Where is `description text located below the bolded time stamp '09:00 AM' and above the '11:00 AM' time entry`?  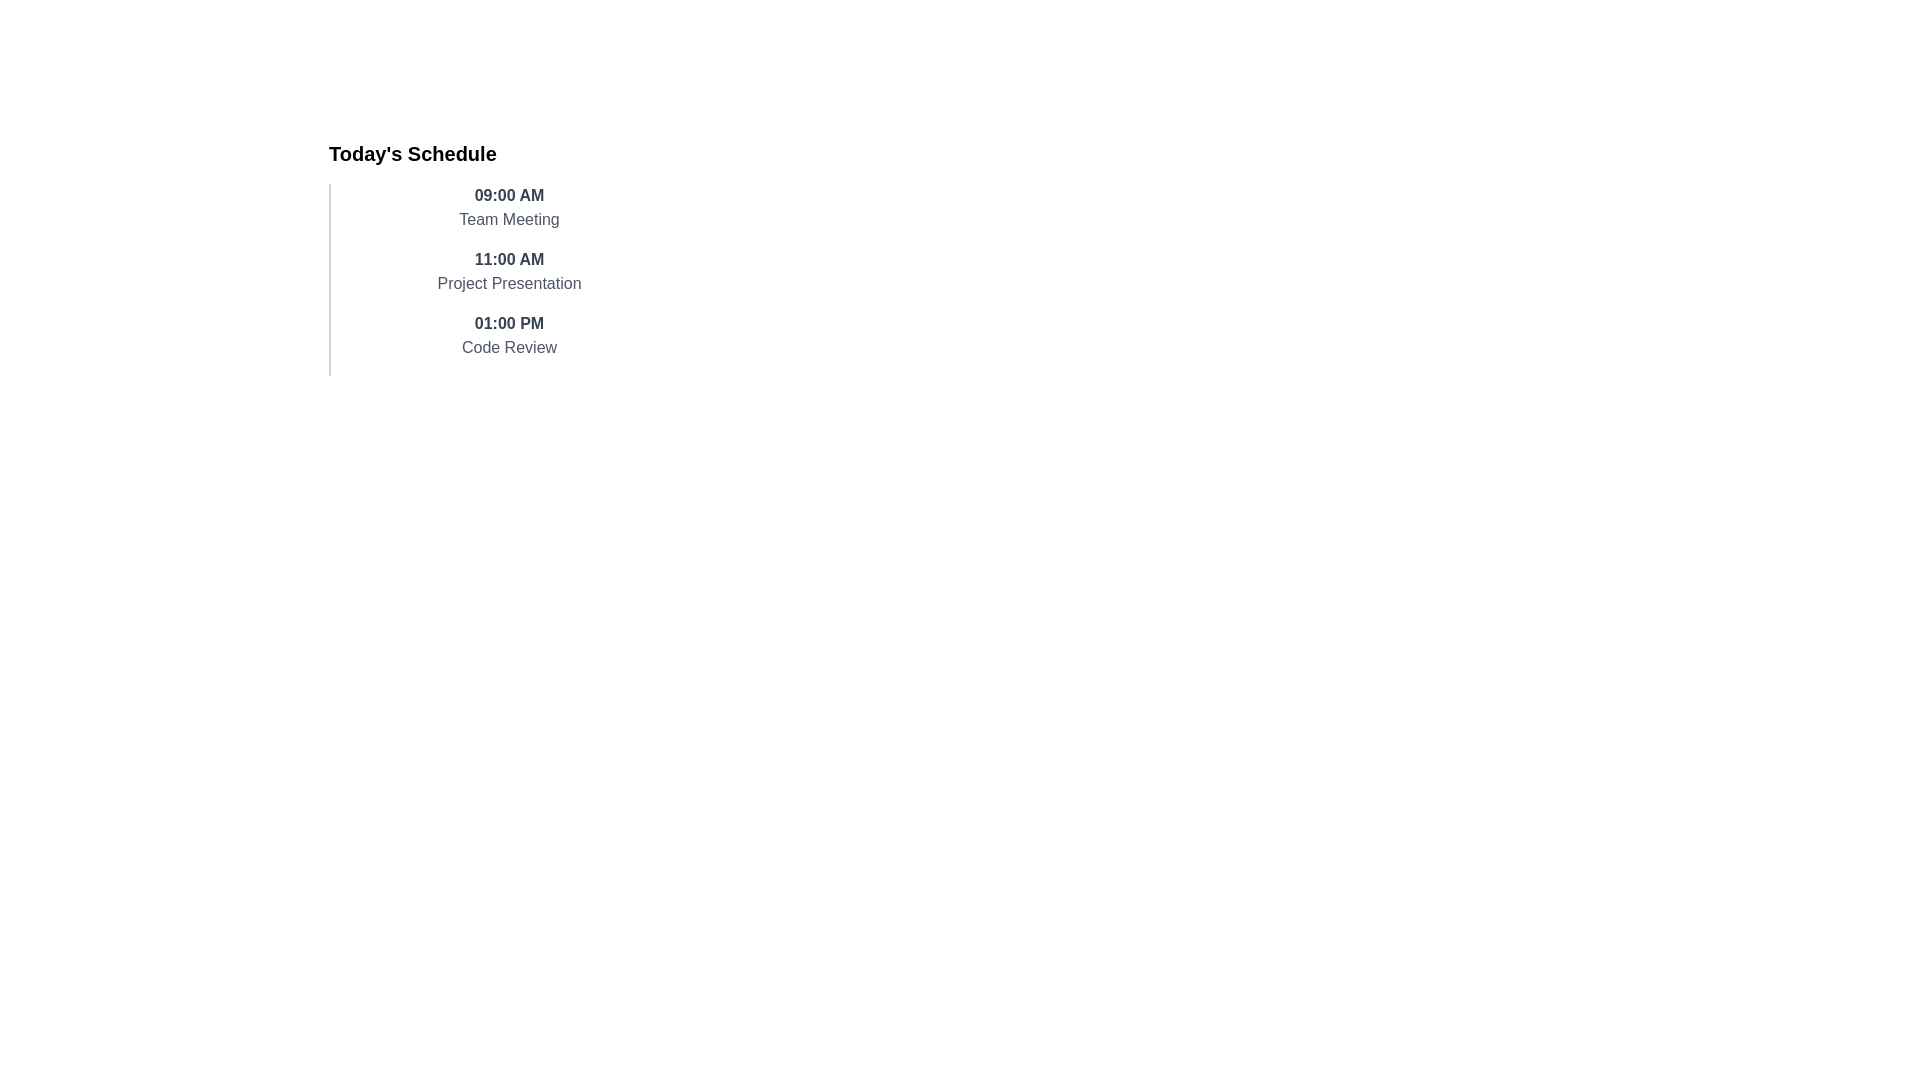 description text located below the bolded time stamp '09:00 AM' and above the '11:00 AM' time entry is located at coordinates (509, 219).